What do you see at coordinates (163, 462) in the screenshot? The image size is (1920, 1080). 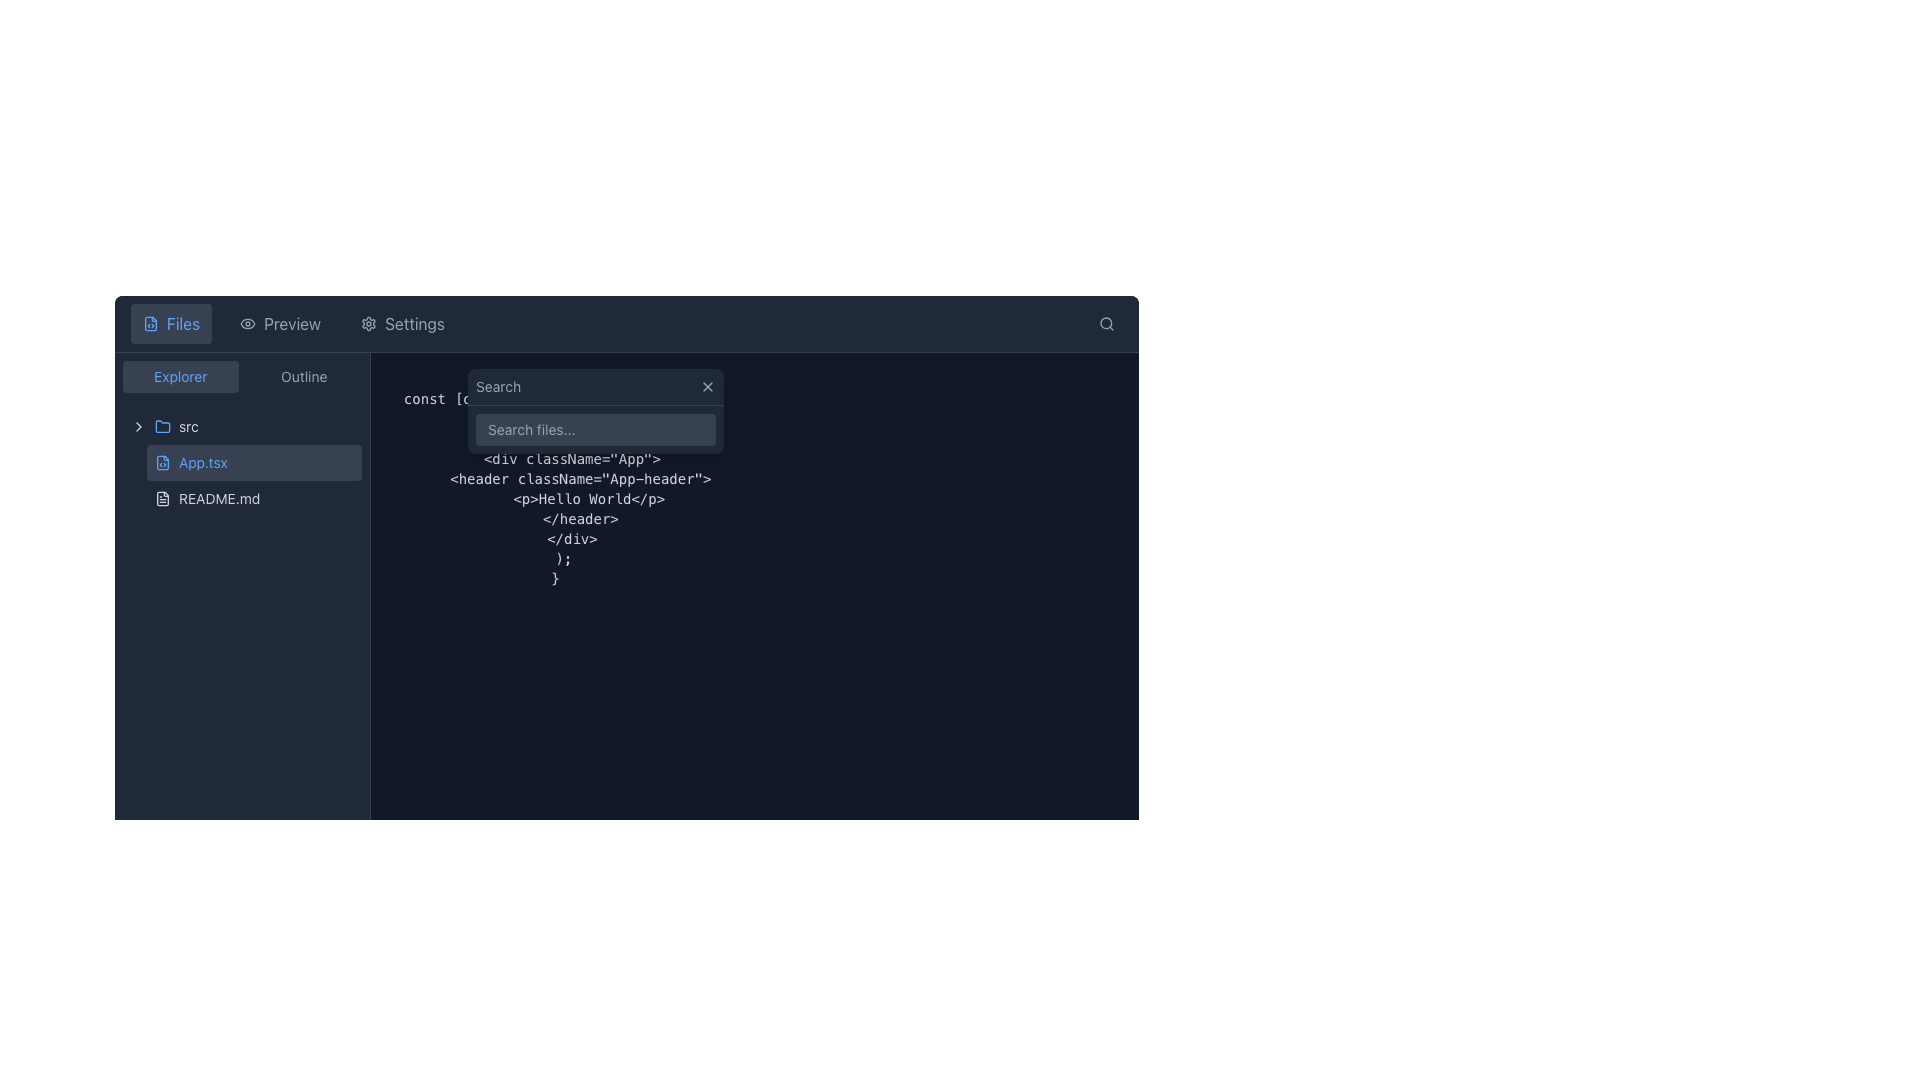 I see `the file icon representing 'App.tsx' in the Explorer panel to interact with it` at bounding box center [163, 462].